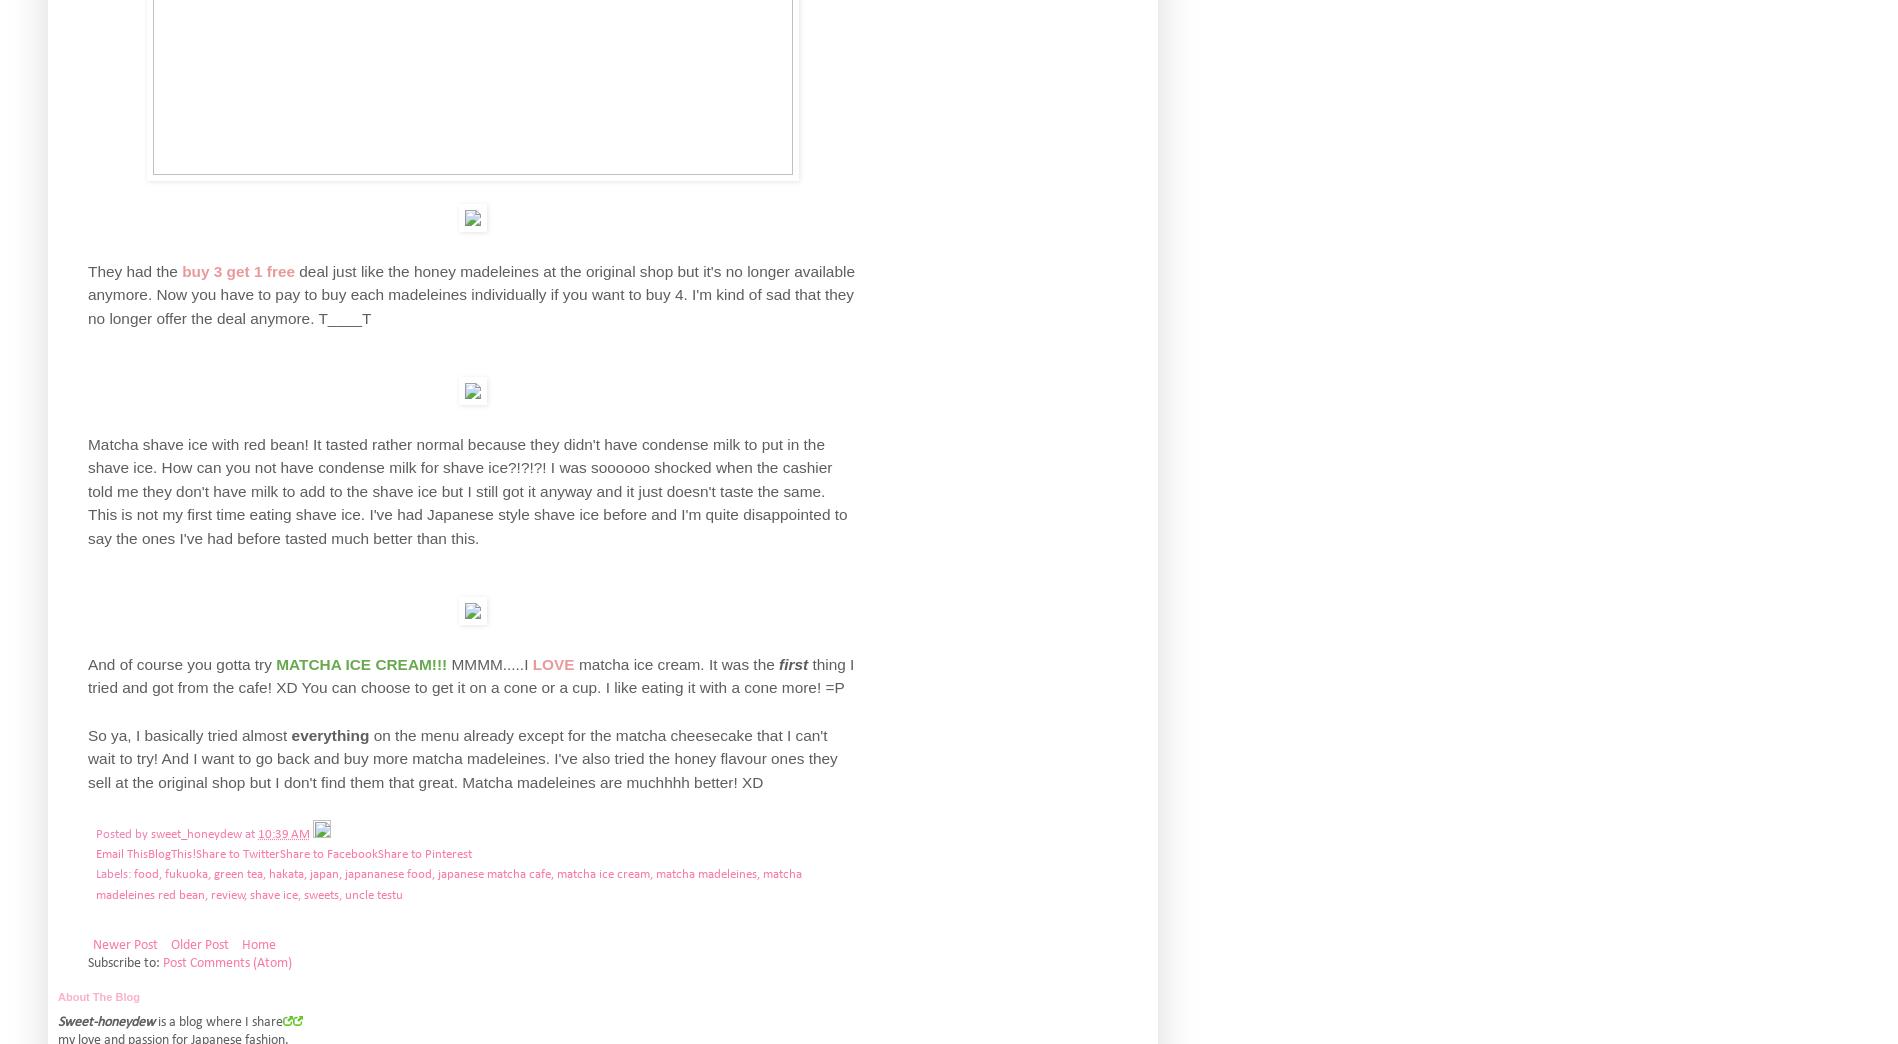  Describe the element at coordinates (195, 833) in the screenshot. I see `'sweet_honeydew'` at that location.